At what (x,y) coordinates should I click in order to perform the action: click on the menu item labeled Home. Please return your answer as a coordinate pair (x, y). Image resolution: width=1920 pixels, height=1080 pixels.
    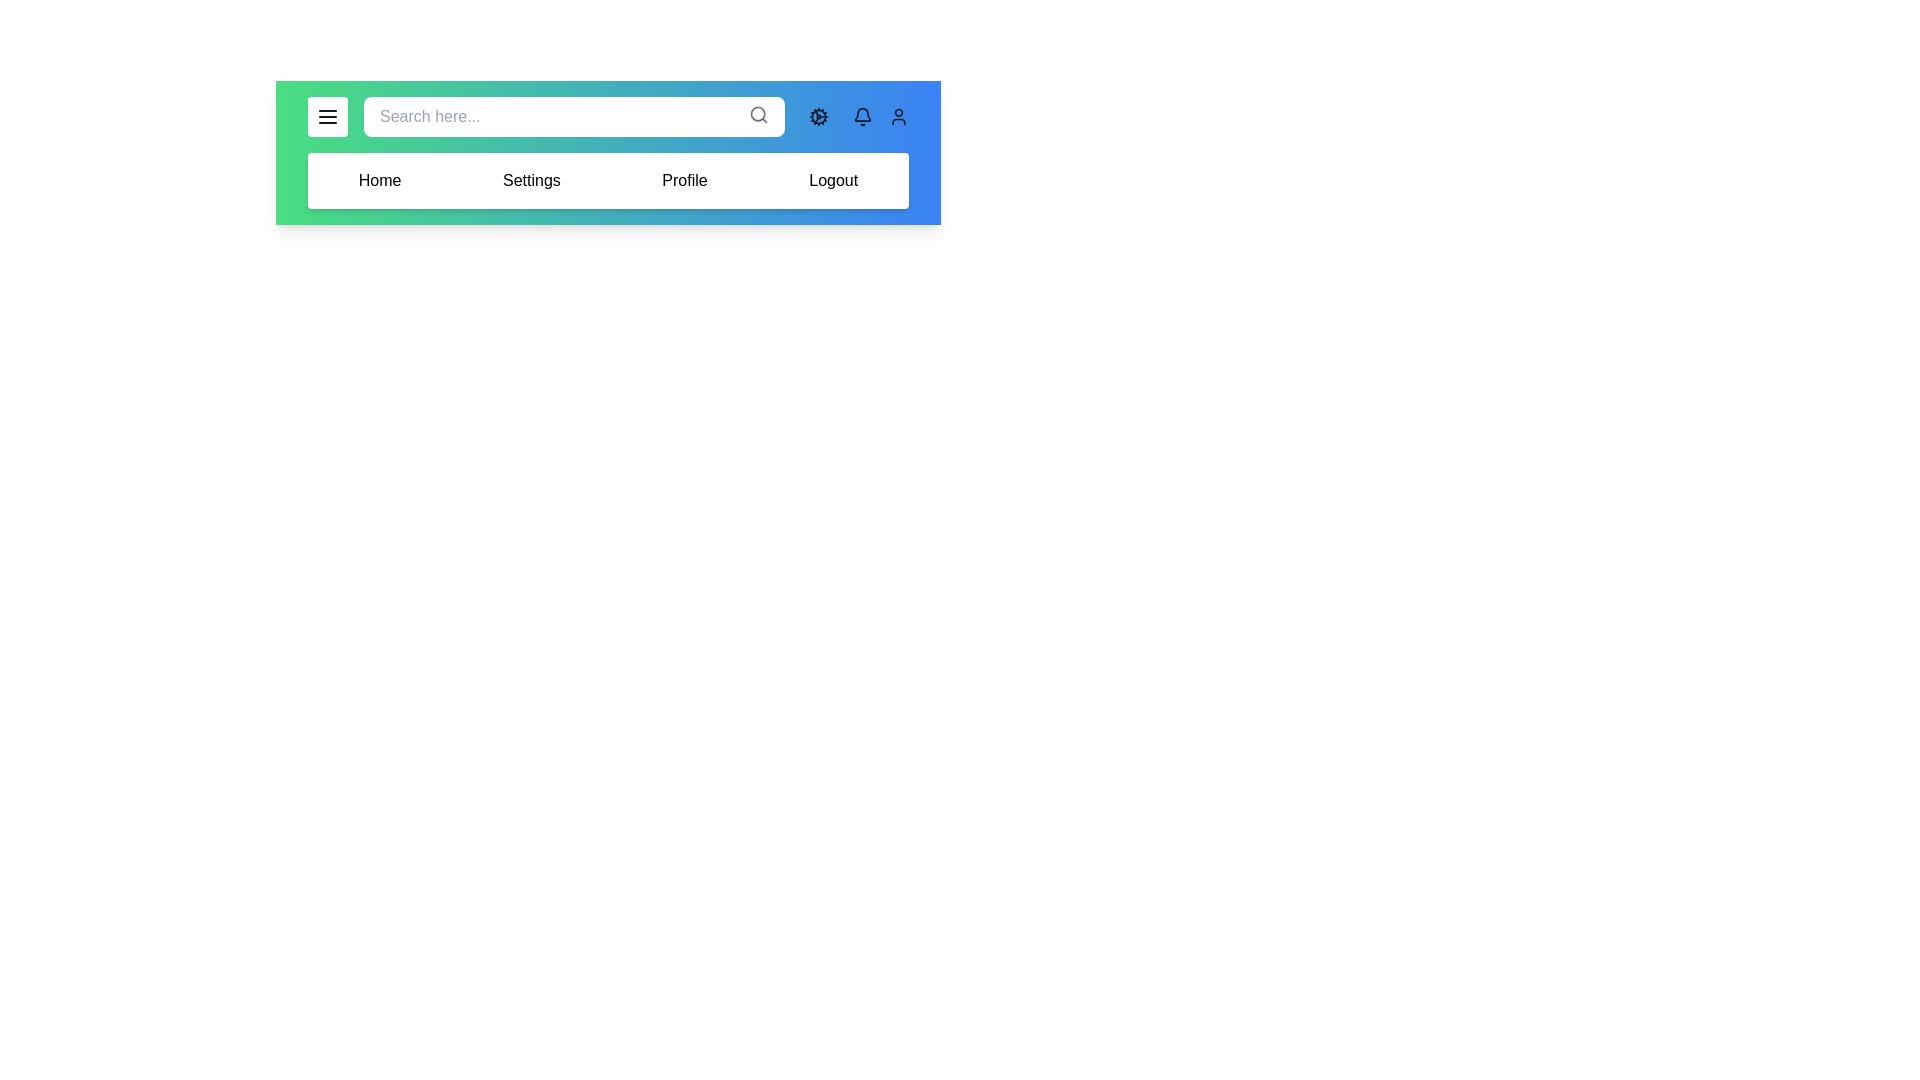
    Looking at the image, I should click on (379, 181).